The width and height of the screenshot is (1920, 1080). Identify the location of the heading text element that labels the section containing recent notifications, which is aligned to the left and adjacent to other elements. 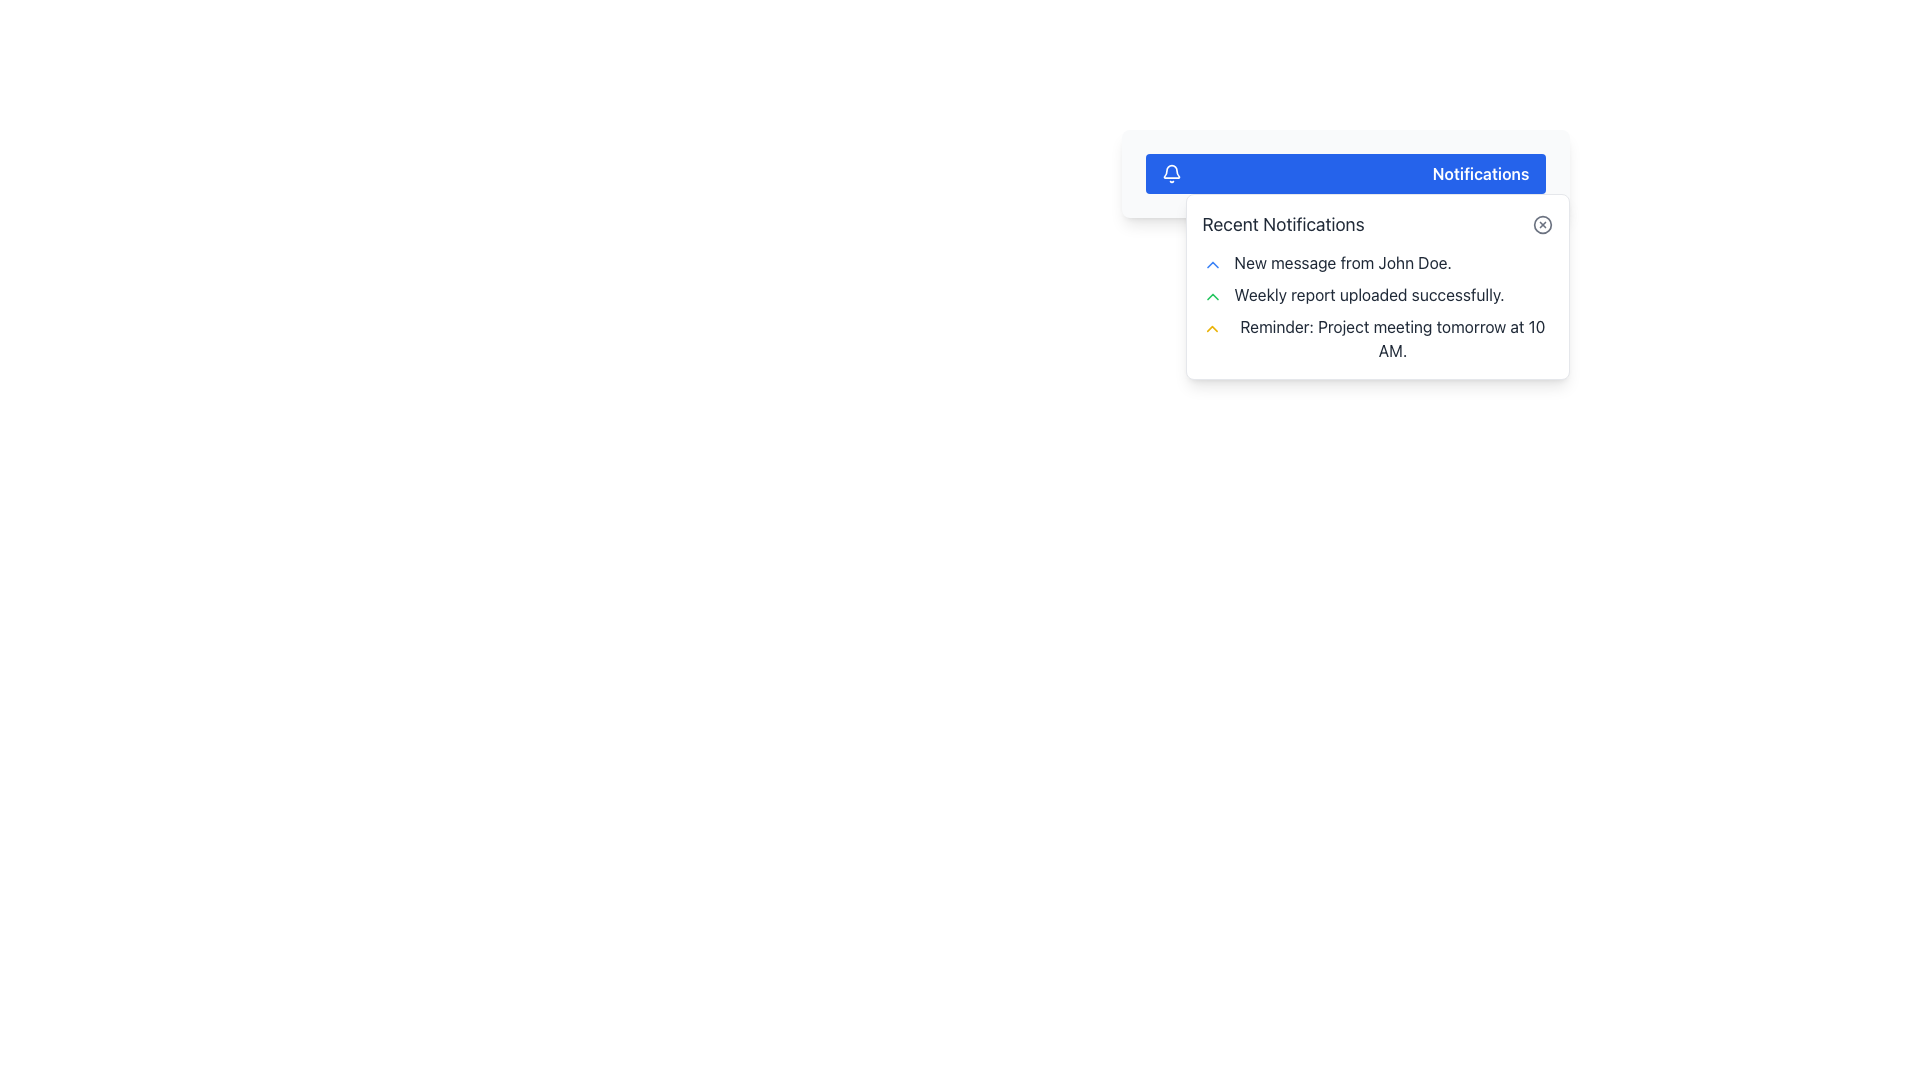
(1283, 224).